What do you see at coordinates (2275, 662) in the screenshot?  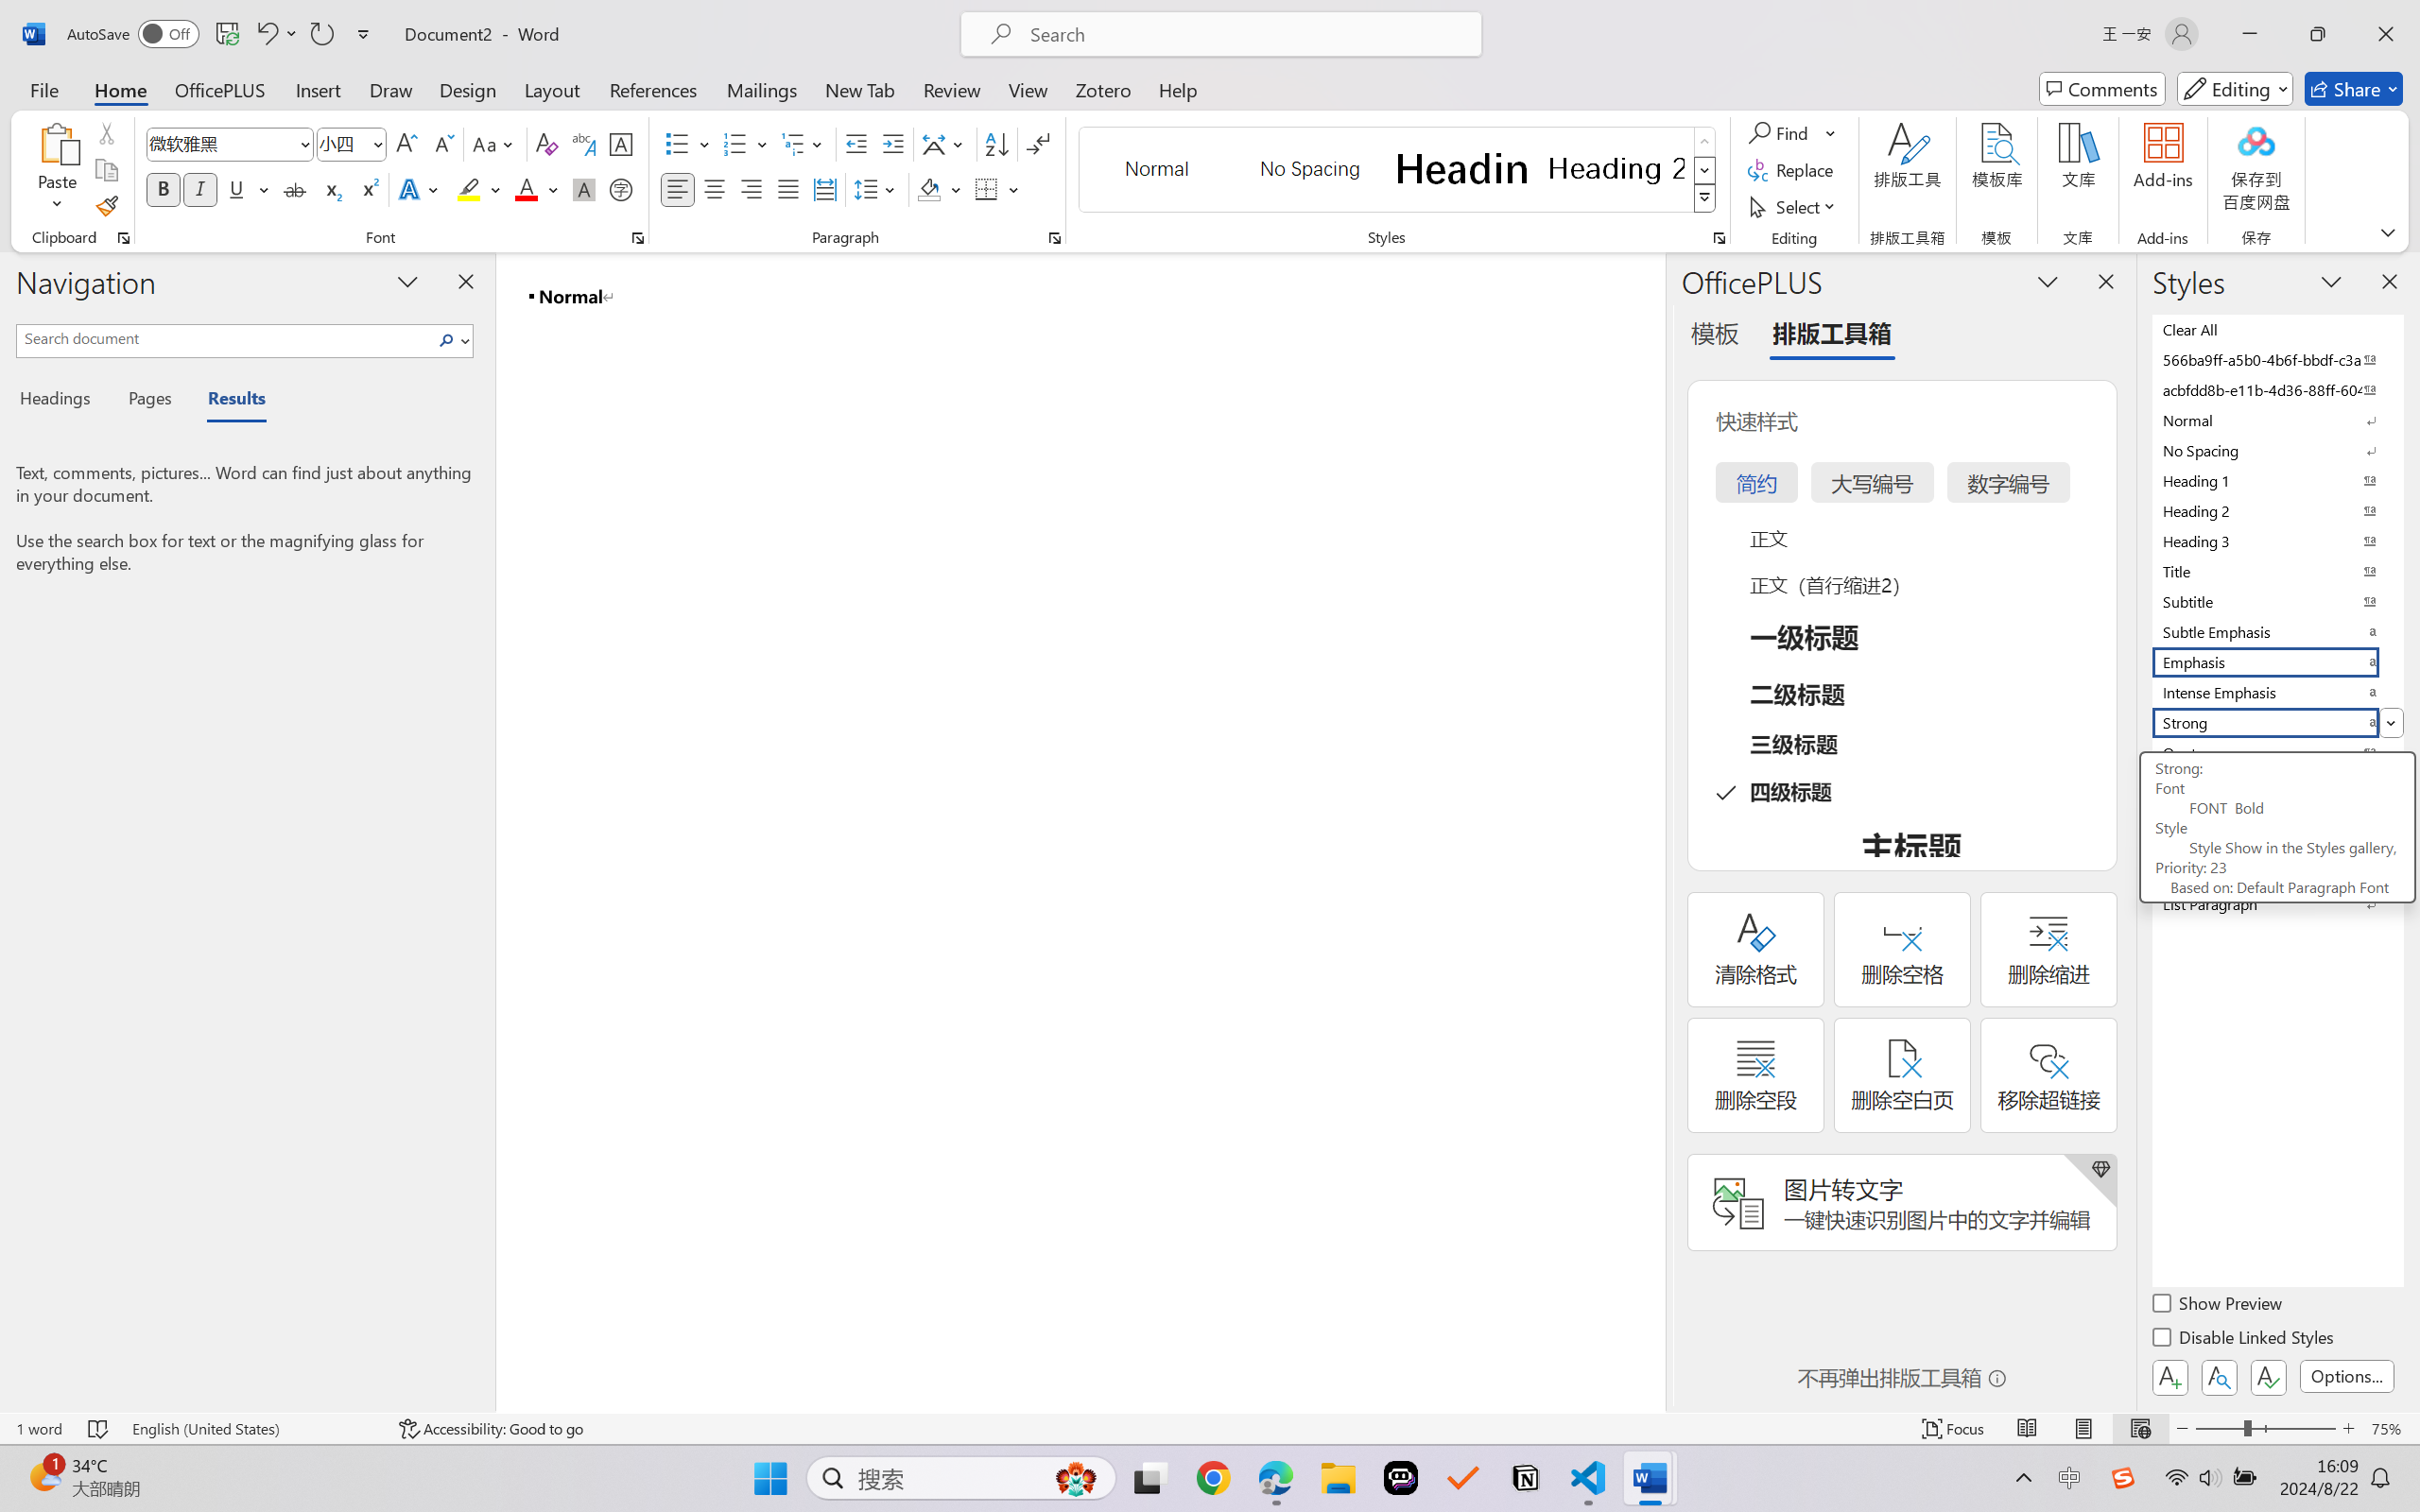 I see `'Emphasis'` at bounding box center [2275, 662].